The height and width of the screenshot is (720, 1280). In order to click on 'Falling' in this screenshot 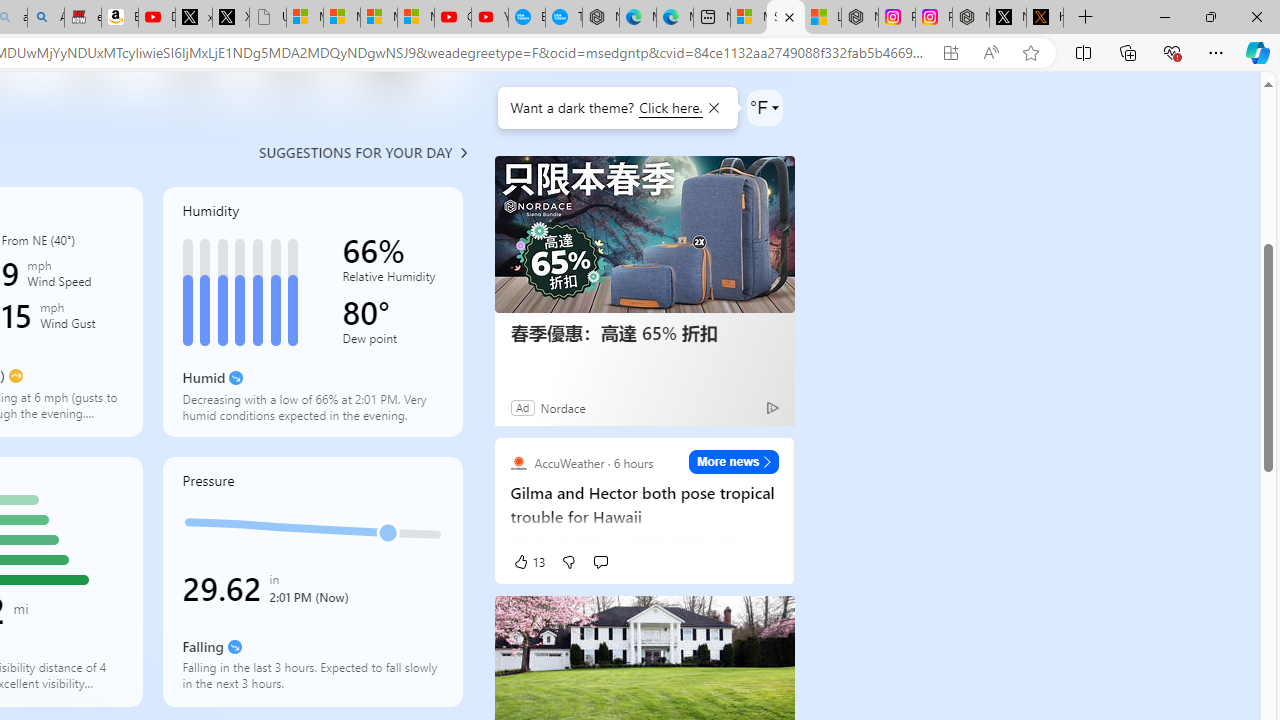, I will do `click(234, 646)`.